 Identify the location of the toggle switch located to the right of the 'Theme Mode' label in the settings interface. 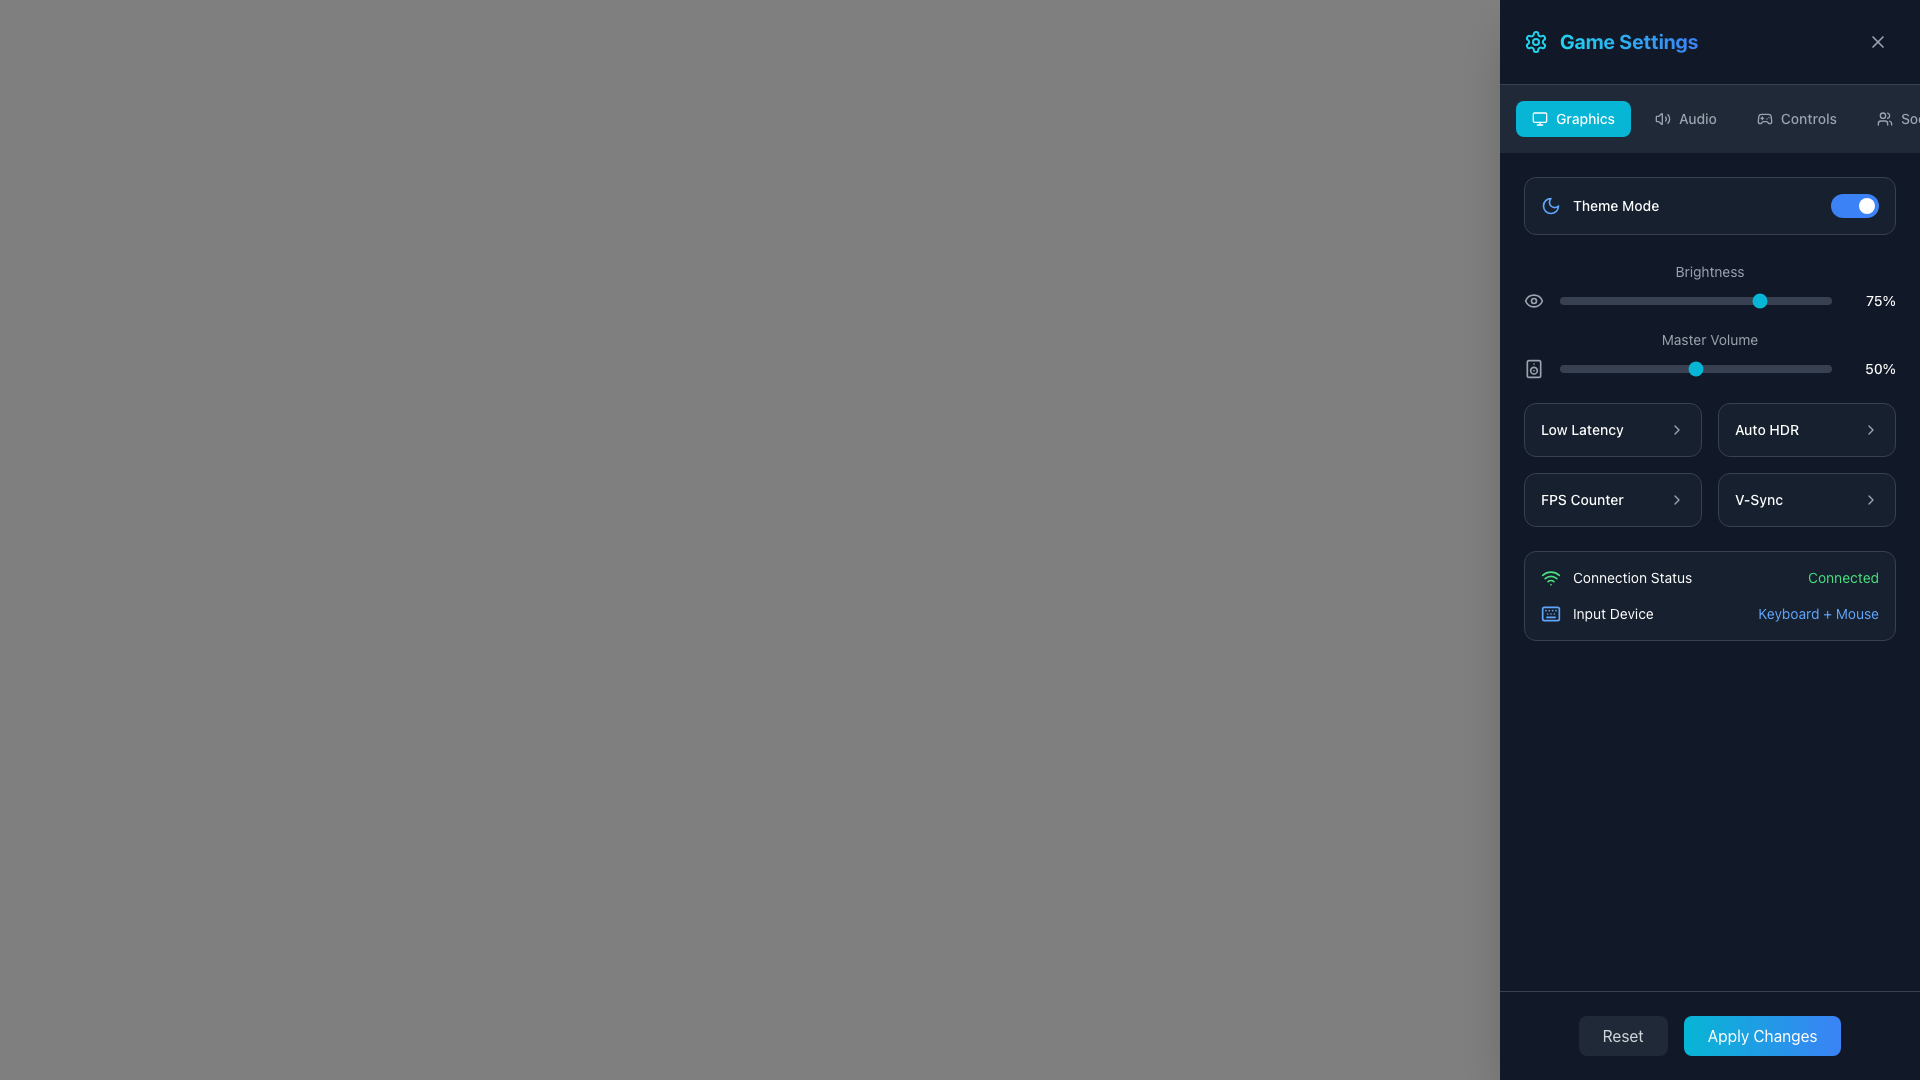
(1853, 205).